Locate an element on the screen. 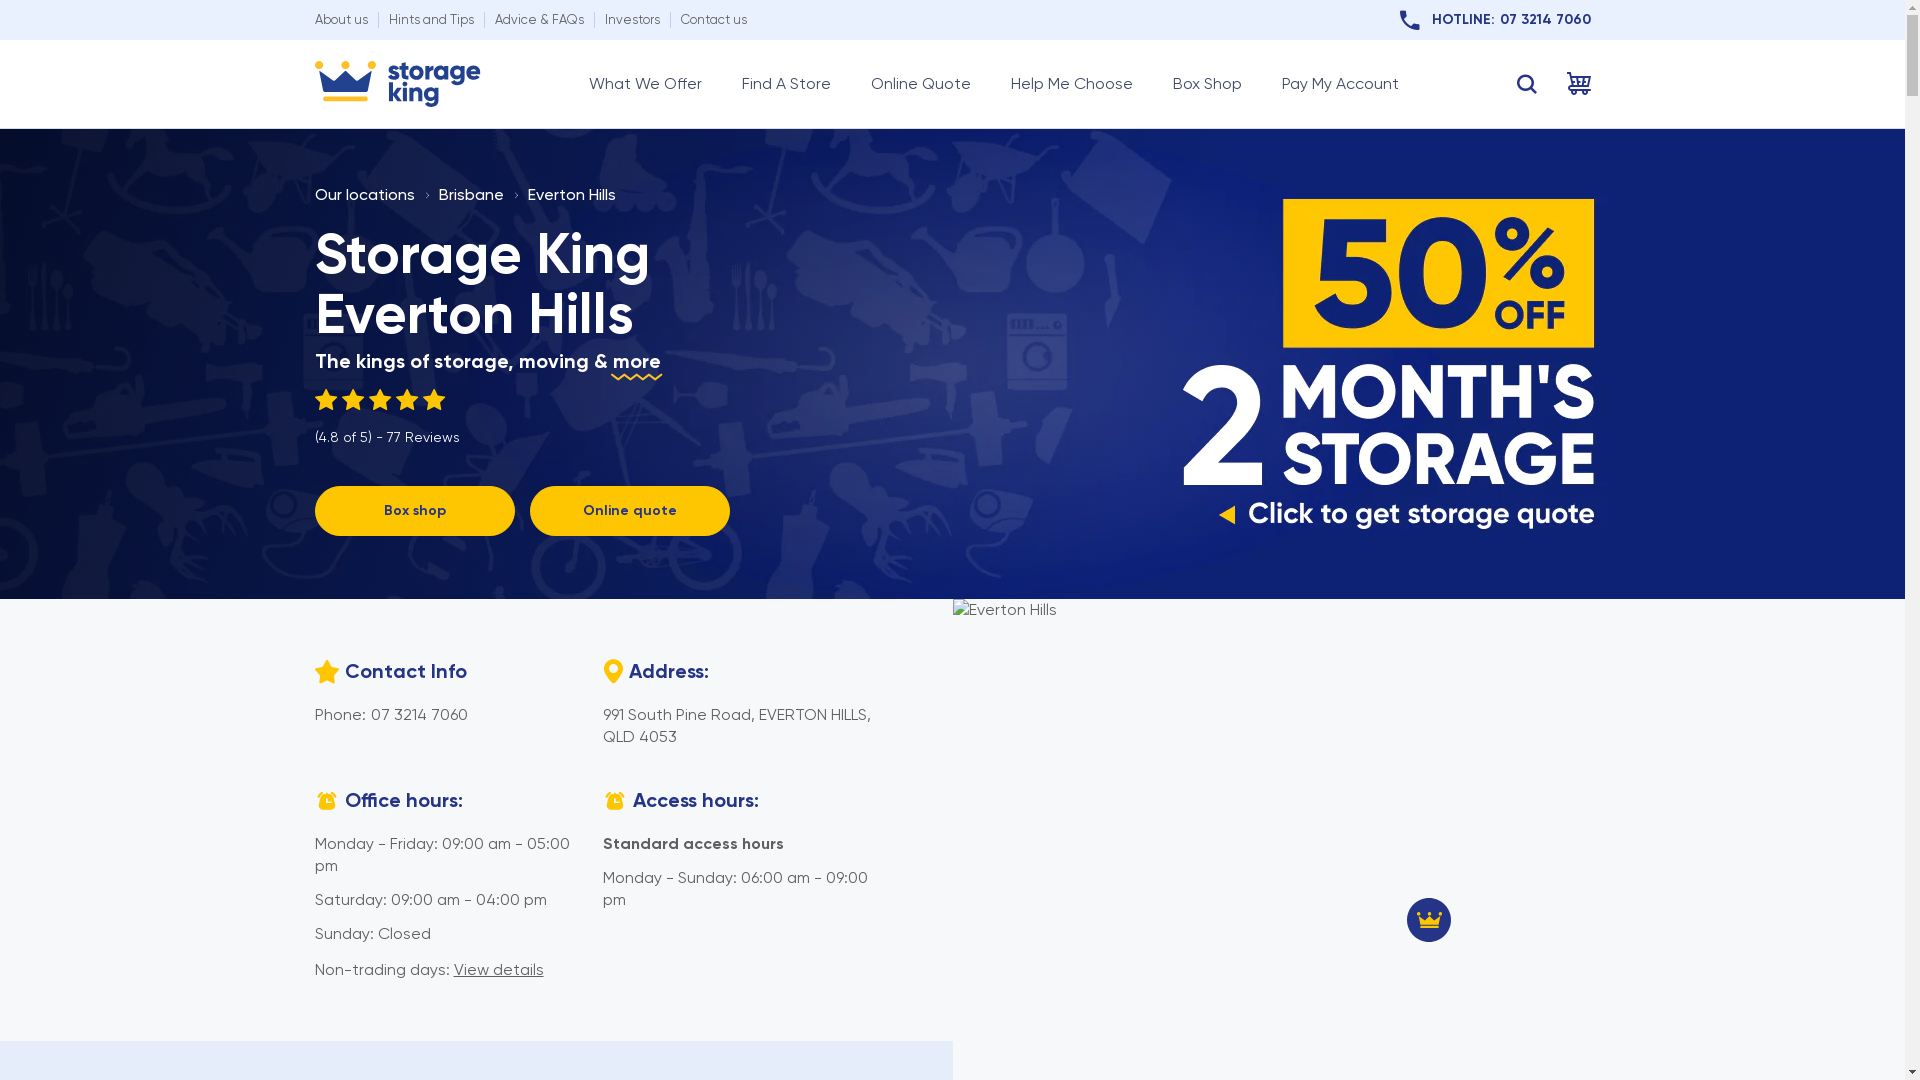 The height and width of the screenshot is (1080, 1920). 'Our locations' is located at coordinates (312, 194).